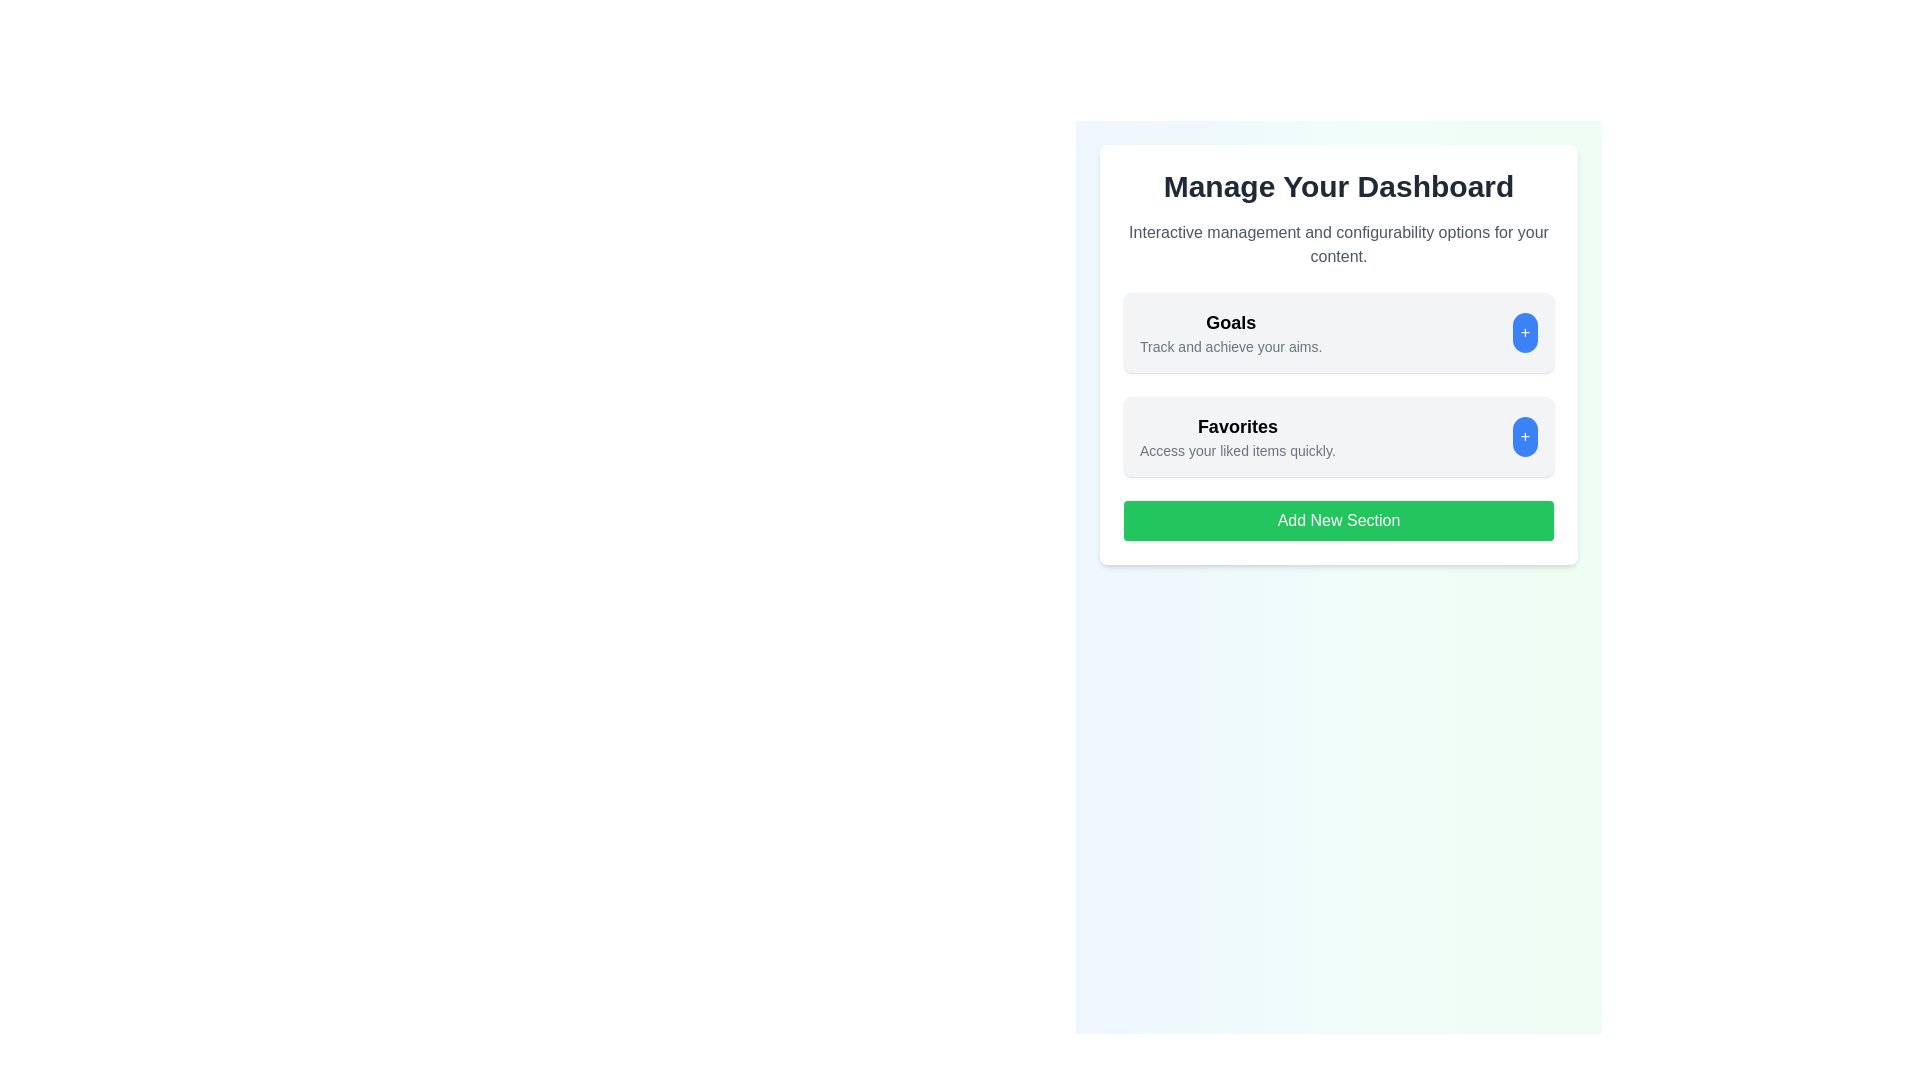  I want to click on the 'Favorites' text label which is located in the middle-right section of the interface within a card-like component below the 'Goals' section, so click(1236, 435).